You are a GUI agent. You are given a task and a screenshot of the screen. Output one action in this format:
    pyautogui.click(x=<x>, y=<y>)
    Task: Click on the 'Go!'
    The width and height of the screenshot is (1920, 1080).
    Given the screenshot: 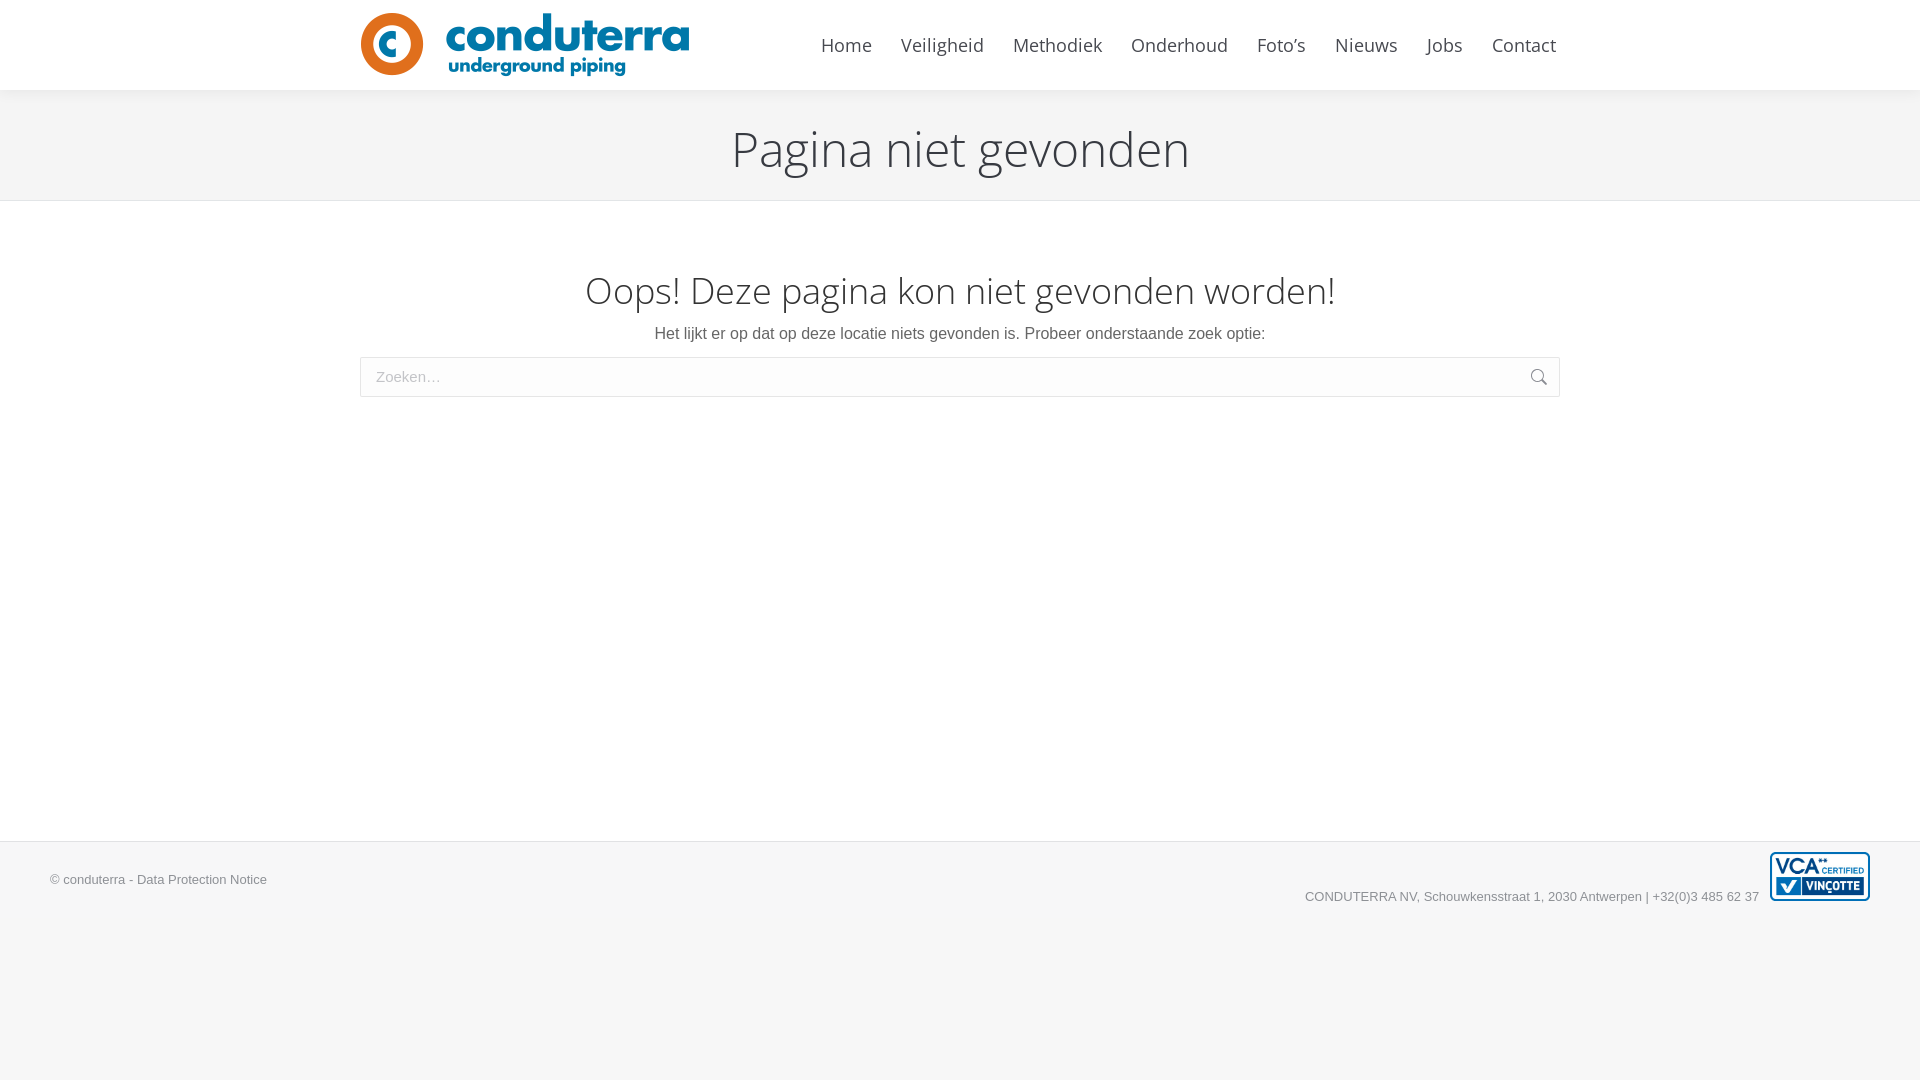 What is the action you would take?
    pyautogui.click(x=1589, y=378)
    